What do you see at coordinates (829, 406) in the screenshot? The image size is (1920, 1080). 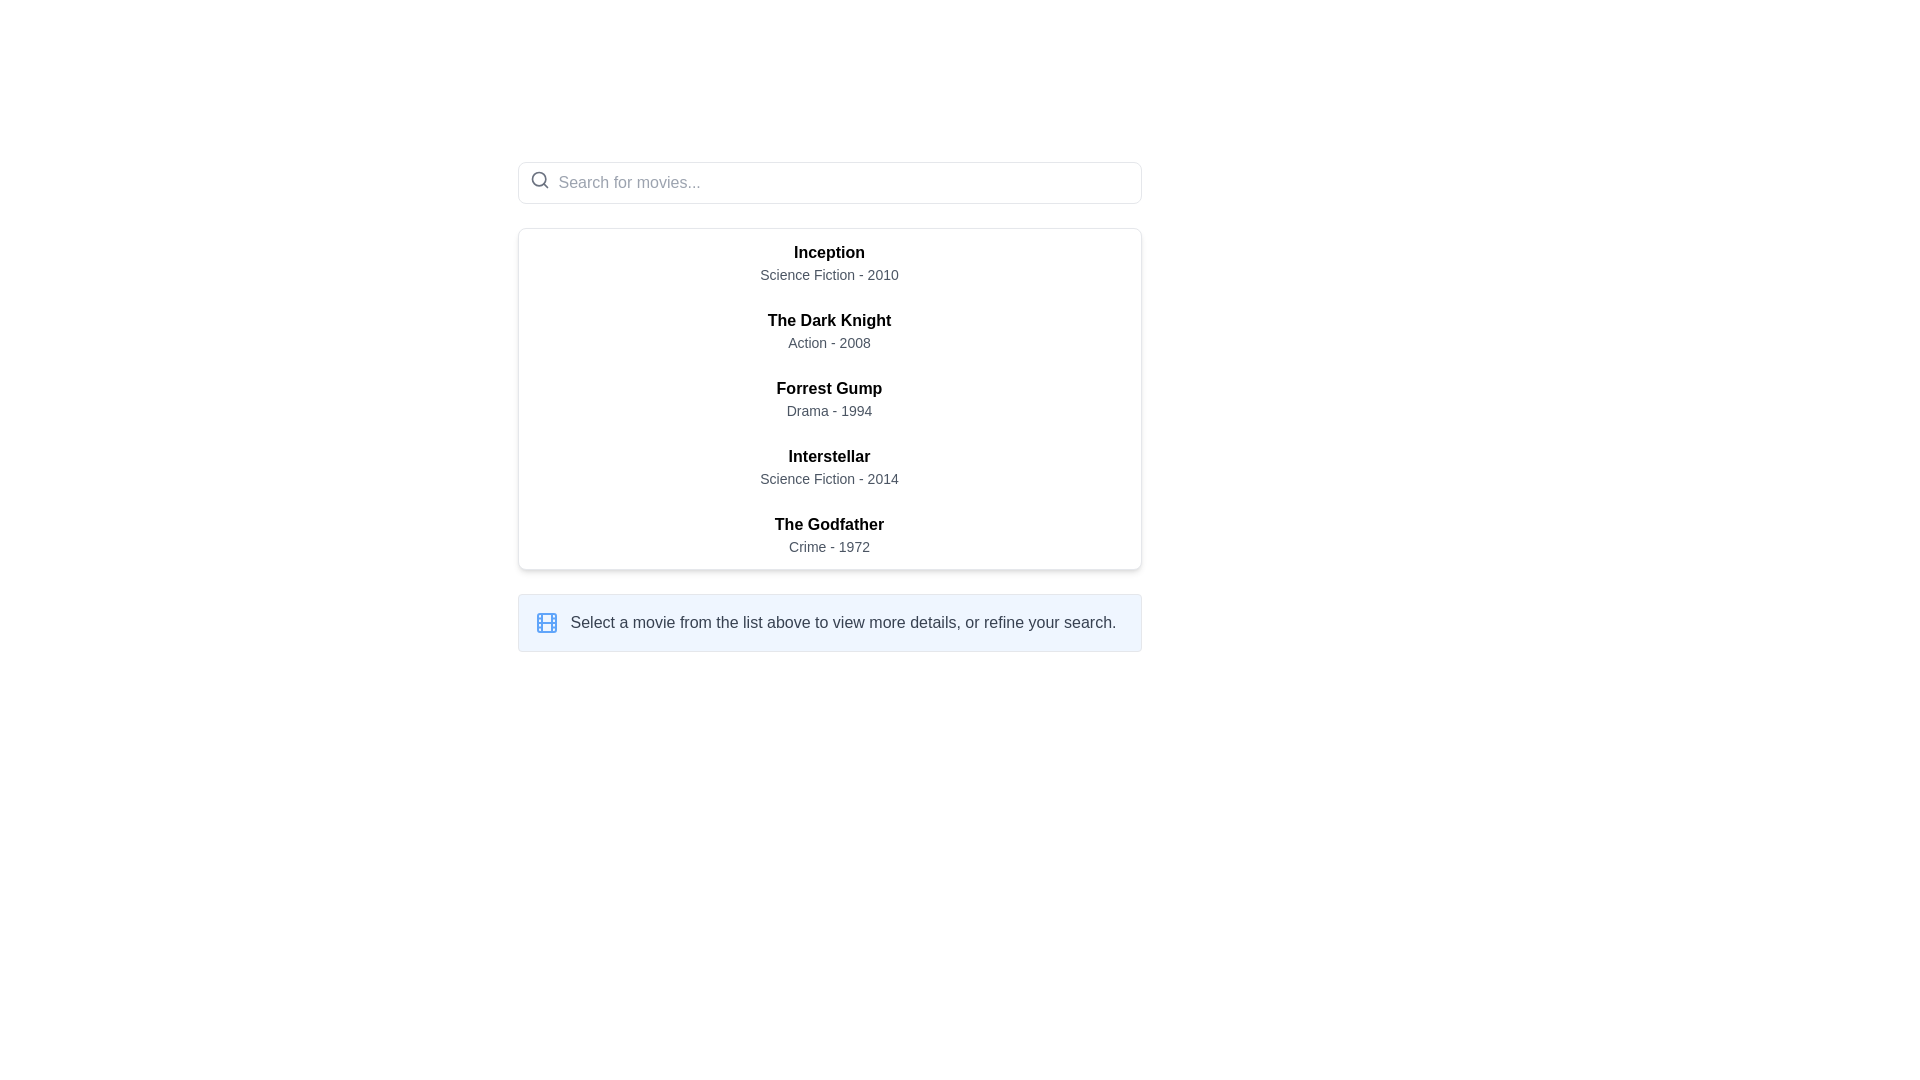 I see `a movie entry in the vertically arranged list of movie titles` at bounding box center [829, 406].